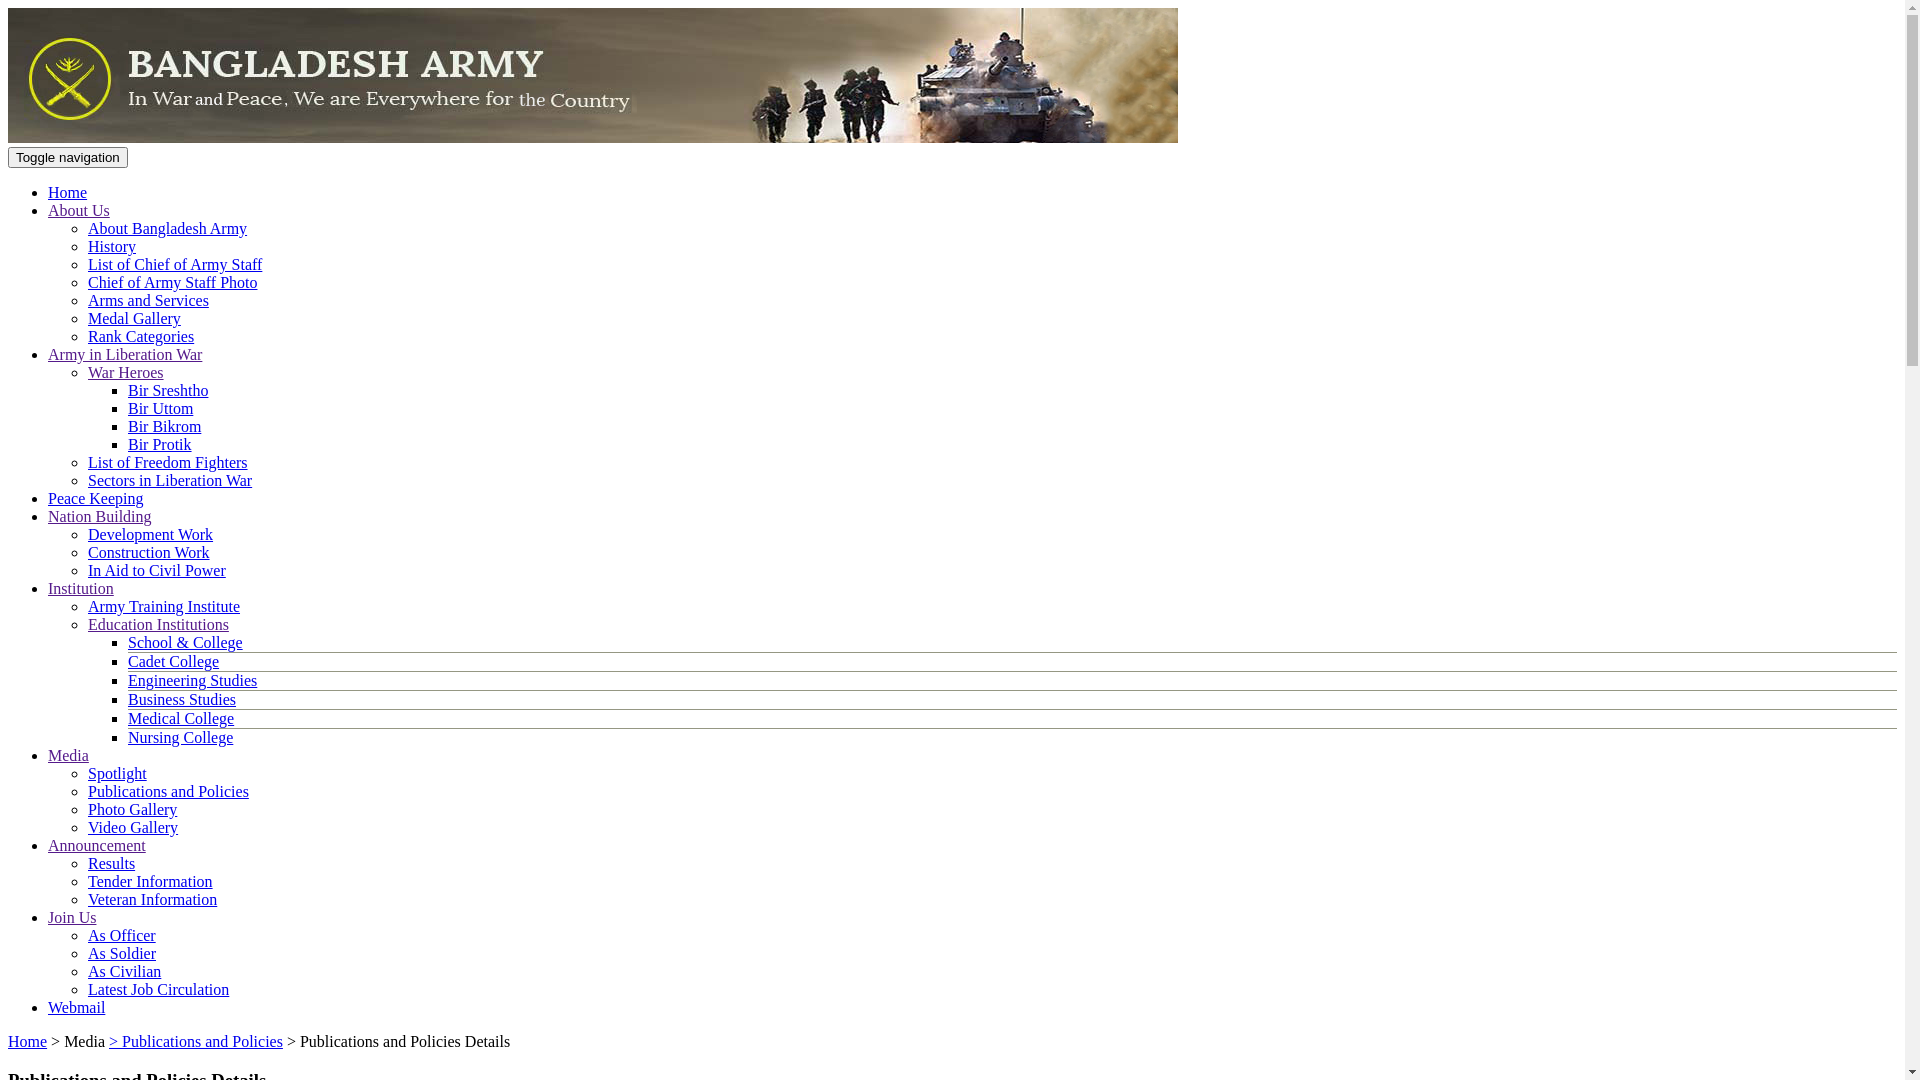 This screenshot has width=1920, height=1080. I want to click on 'Sectors in Liberation War', so click(169, 480).